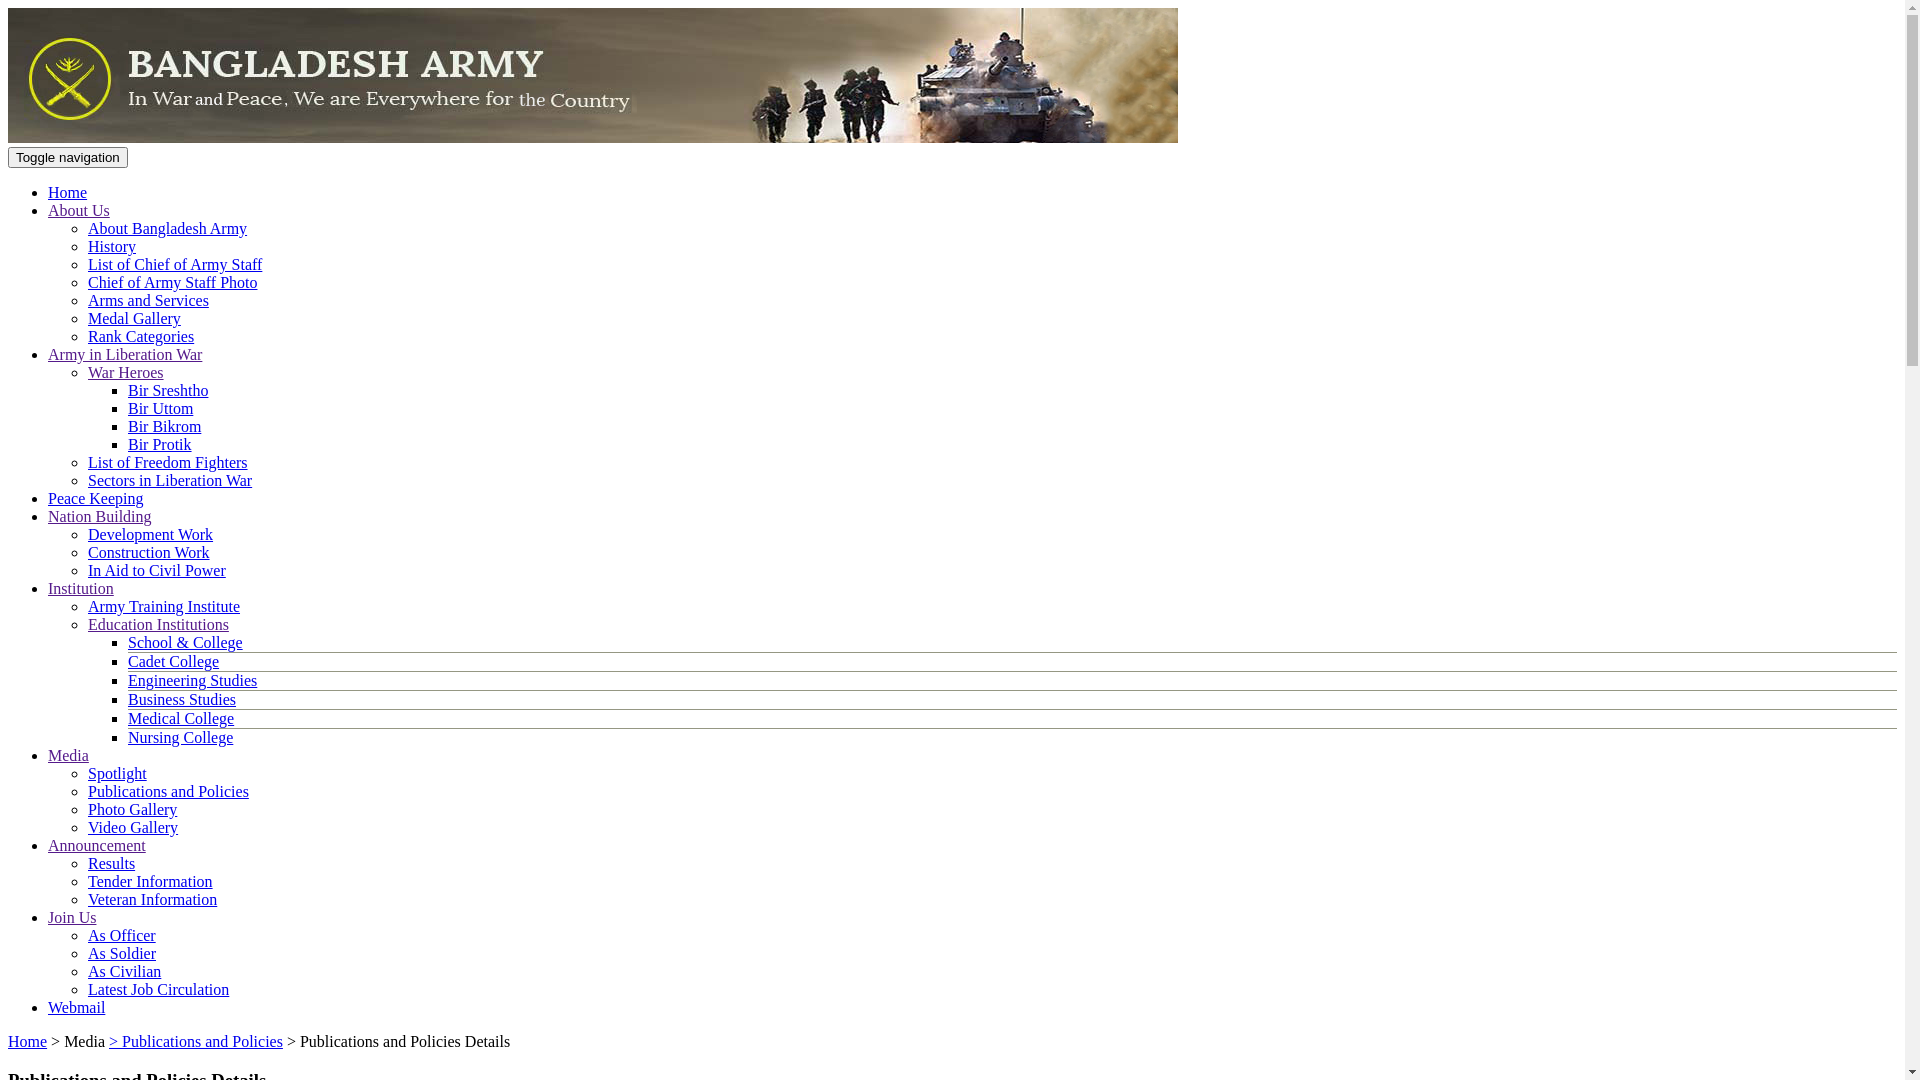 This screenshot has width=1920, height=1080. I want to click on 'Sectors in Liberation War', so click(169, 480).